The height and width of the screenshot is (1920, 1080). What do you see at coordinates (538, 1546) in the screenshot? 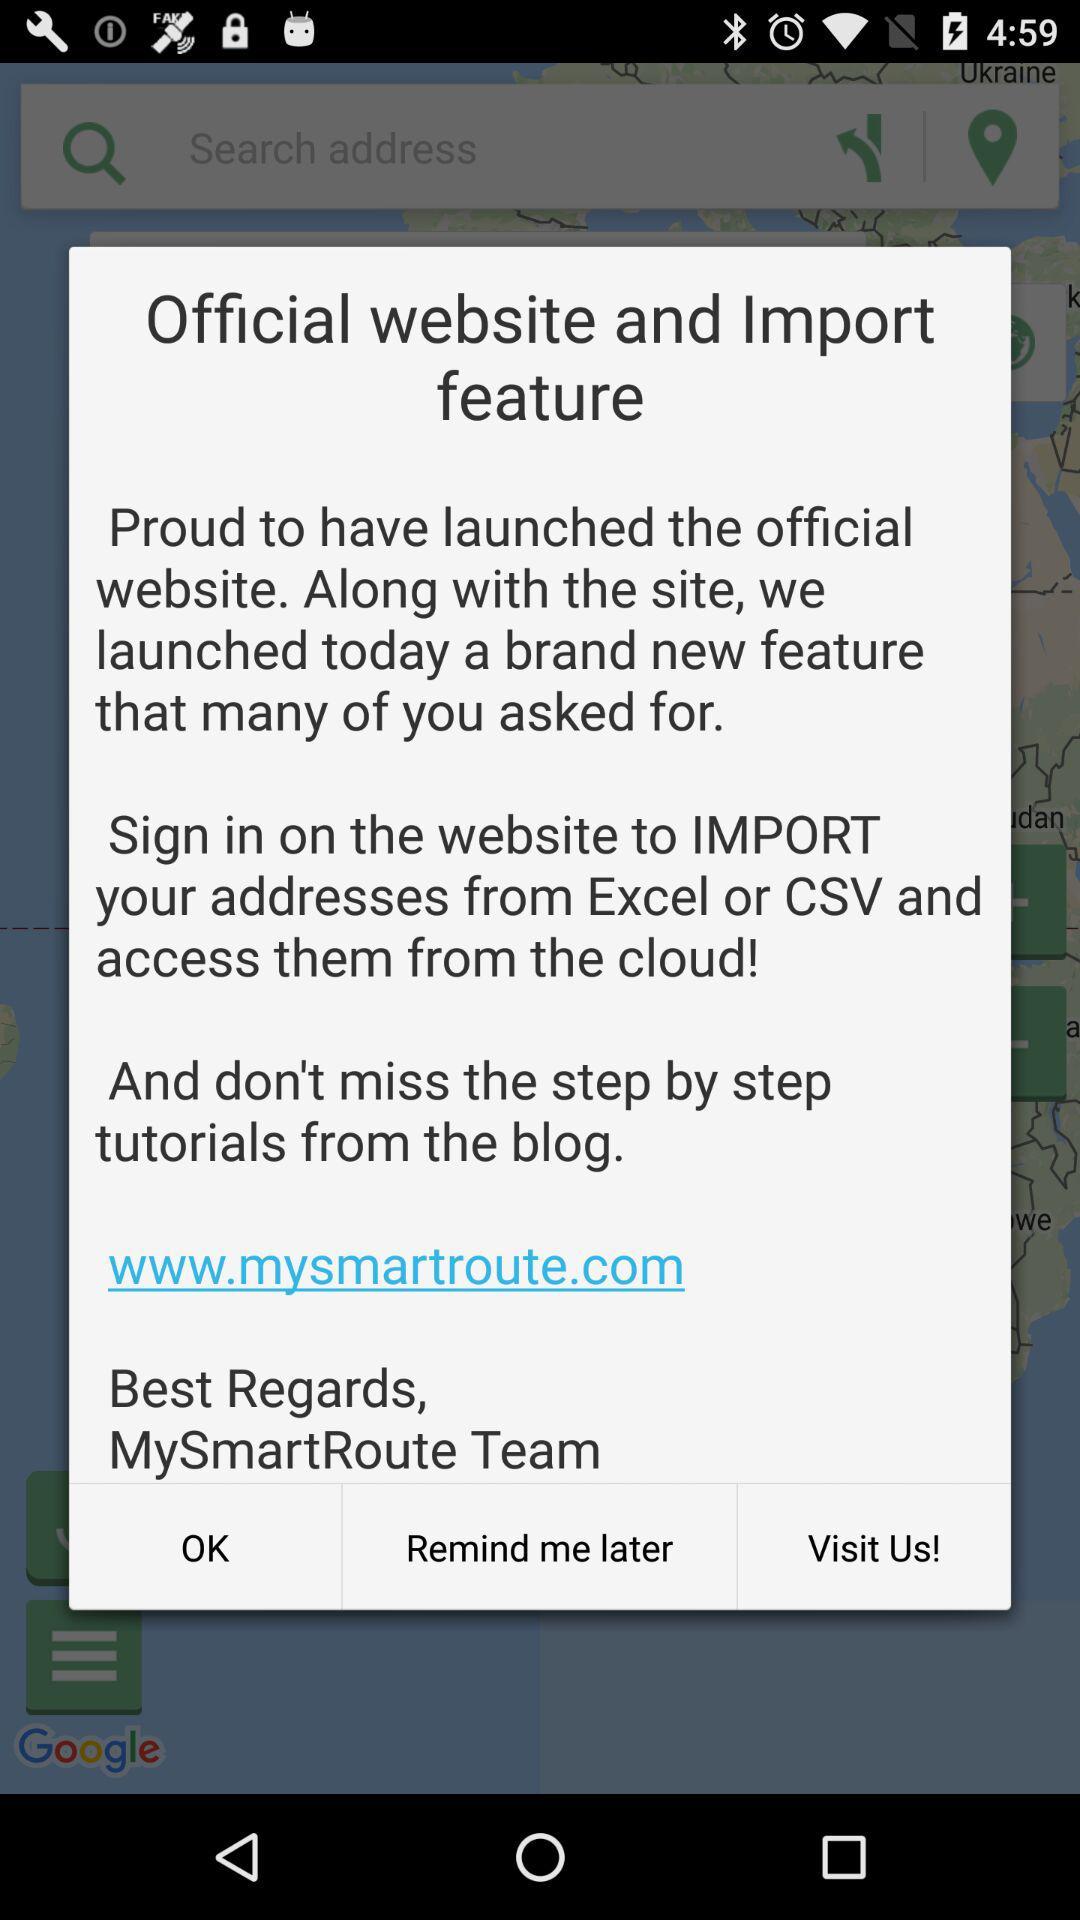
I see `button to the right of the ok button` at bounding box center [538, 1546].